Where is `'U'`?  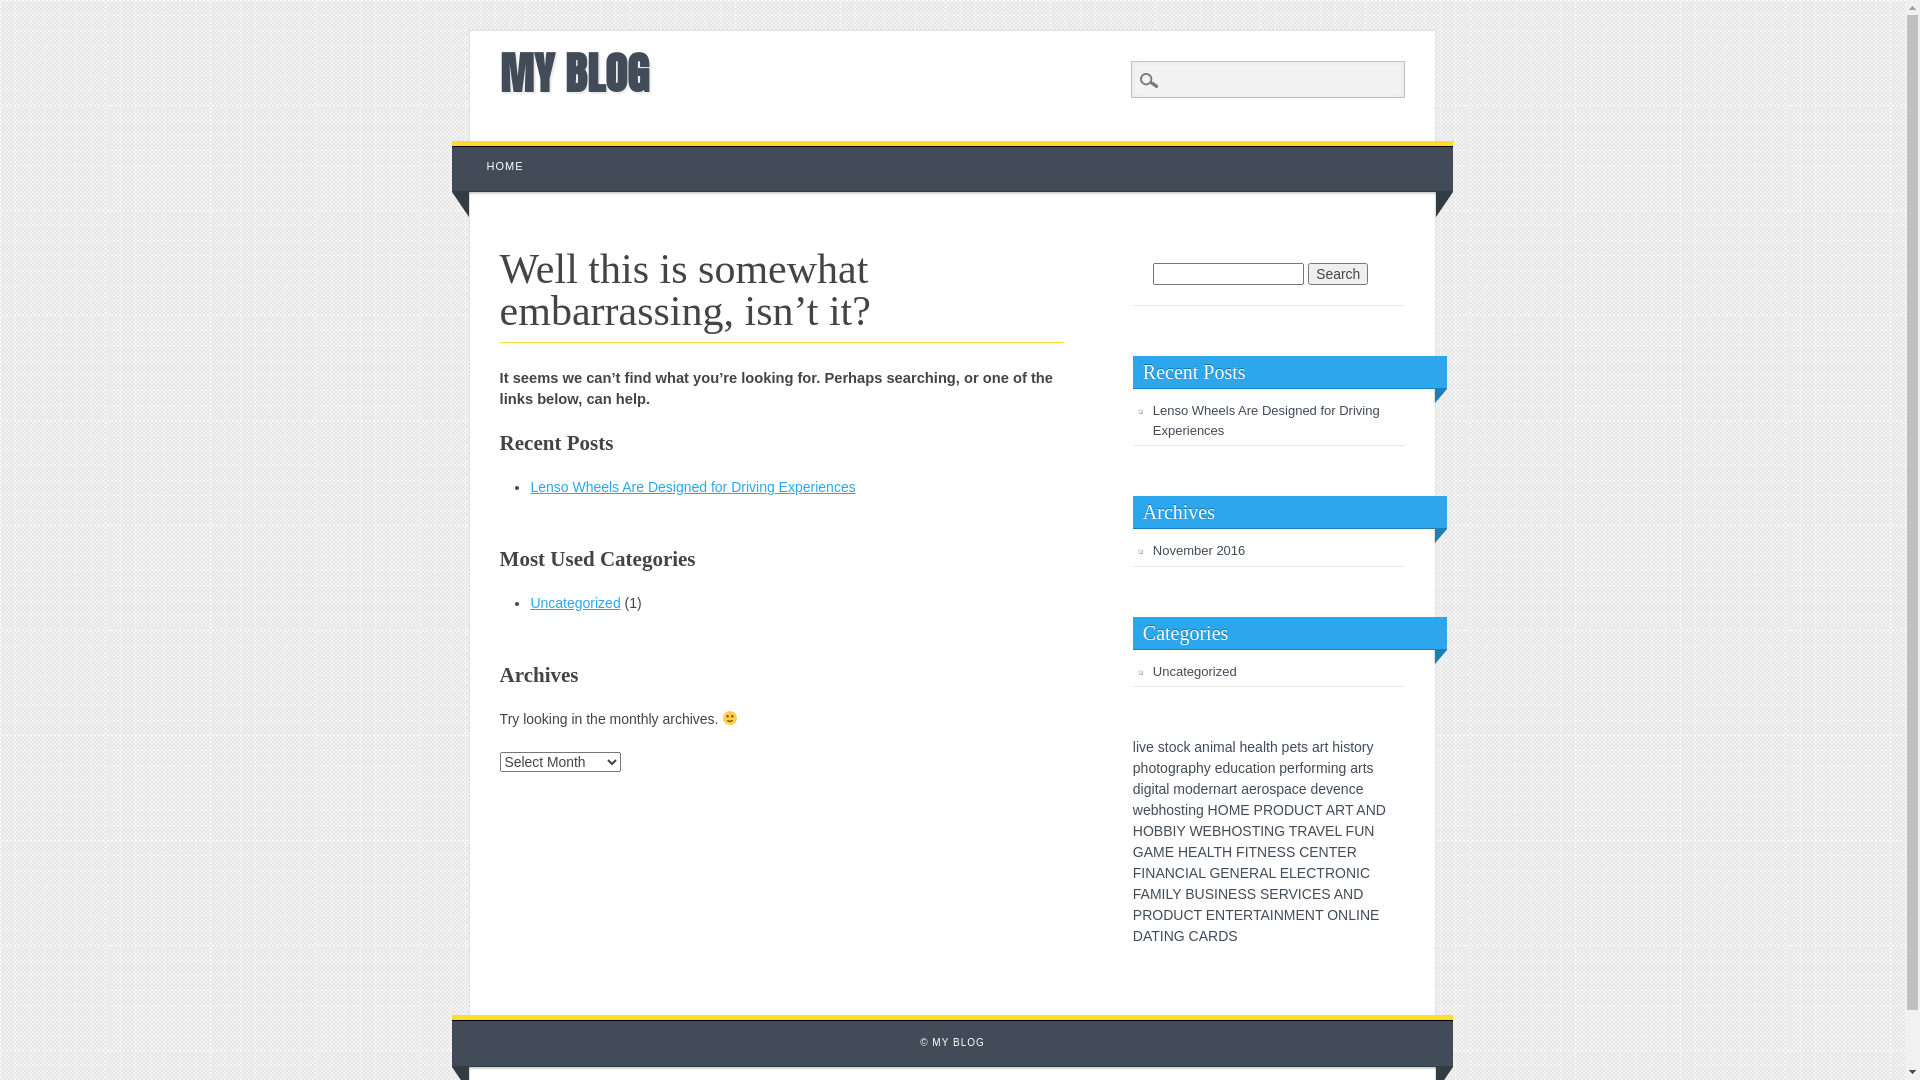
'U' is located at coordinates (1358, 830).